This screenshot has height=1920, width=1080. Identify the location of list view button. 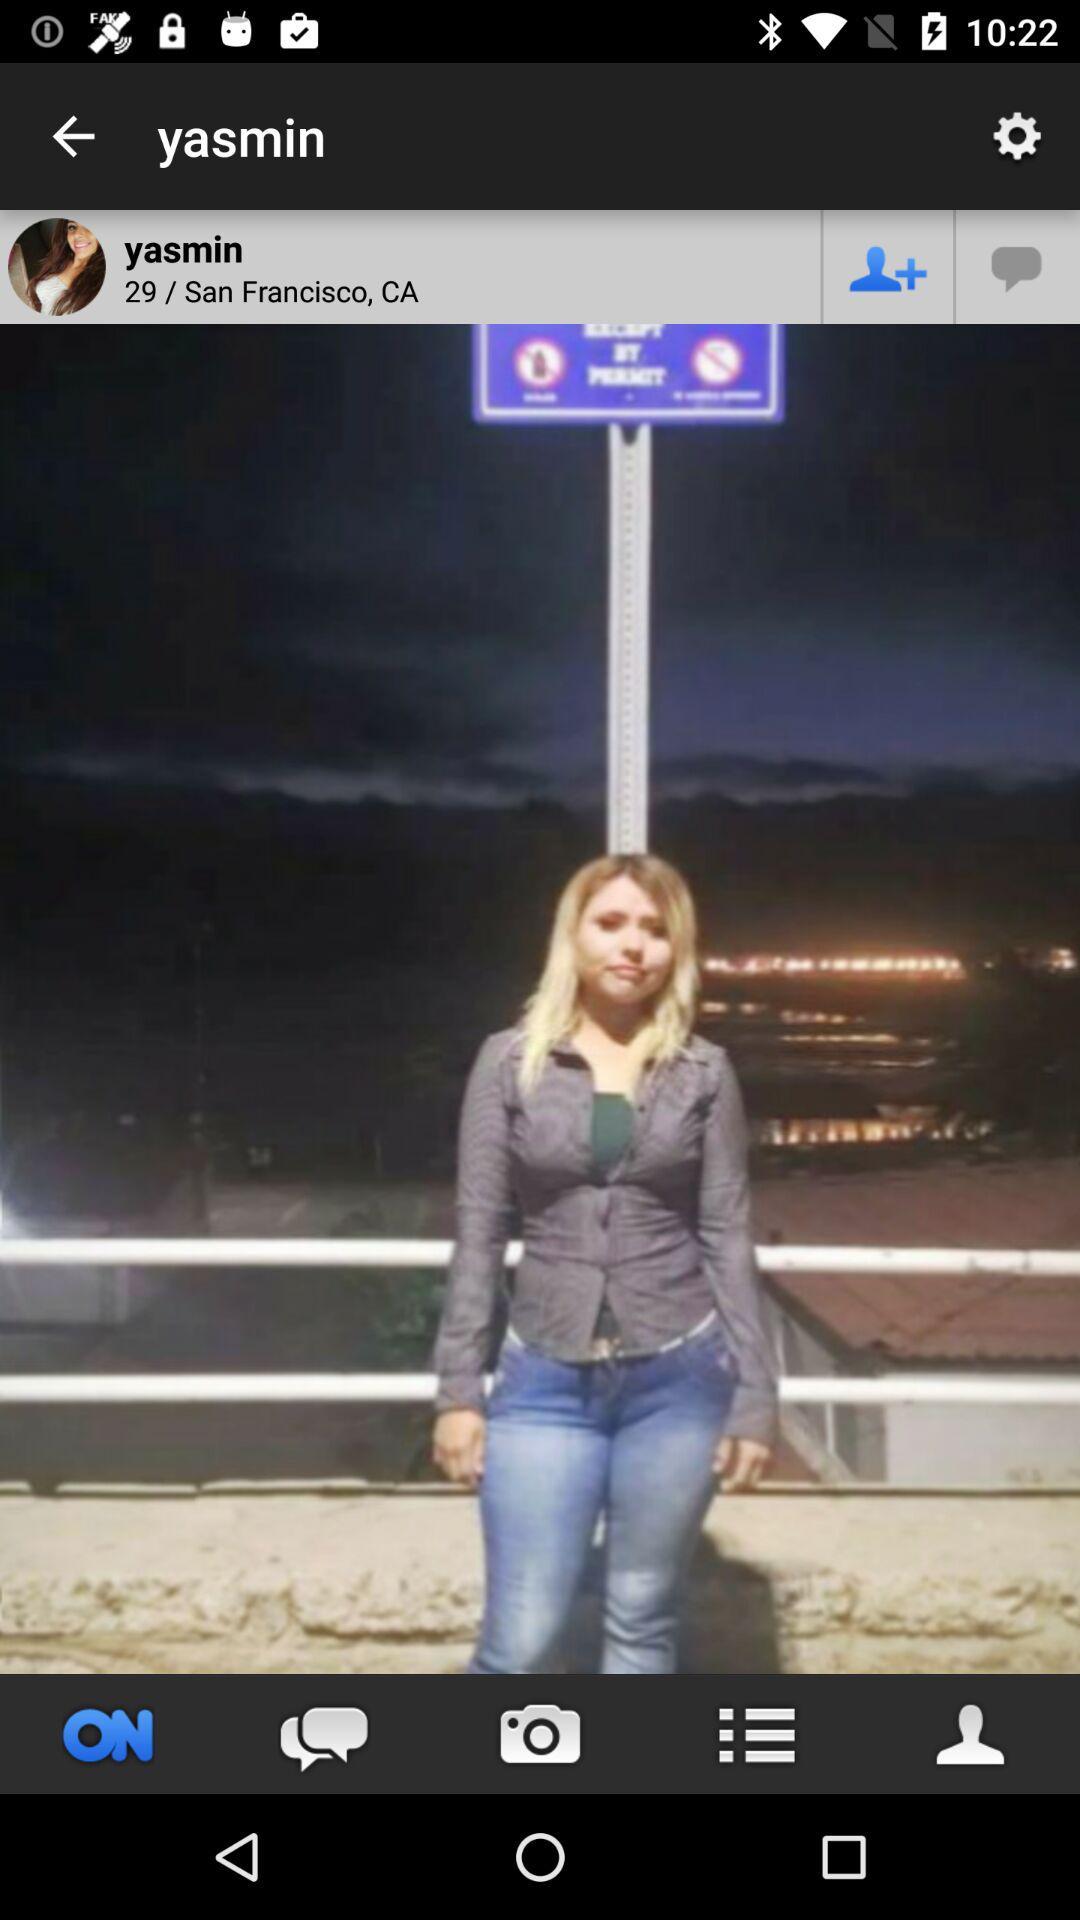
(756, 1733).